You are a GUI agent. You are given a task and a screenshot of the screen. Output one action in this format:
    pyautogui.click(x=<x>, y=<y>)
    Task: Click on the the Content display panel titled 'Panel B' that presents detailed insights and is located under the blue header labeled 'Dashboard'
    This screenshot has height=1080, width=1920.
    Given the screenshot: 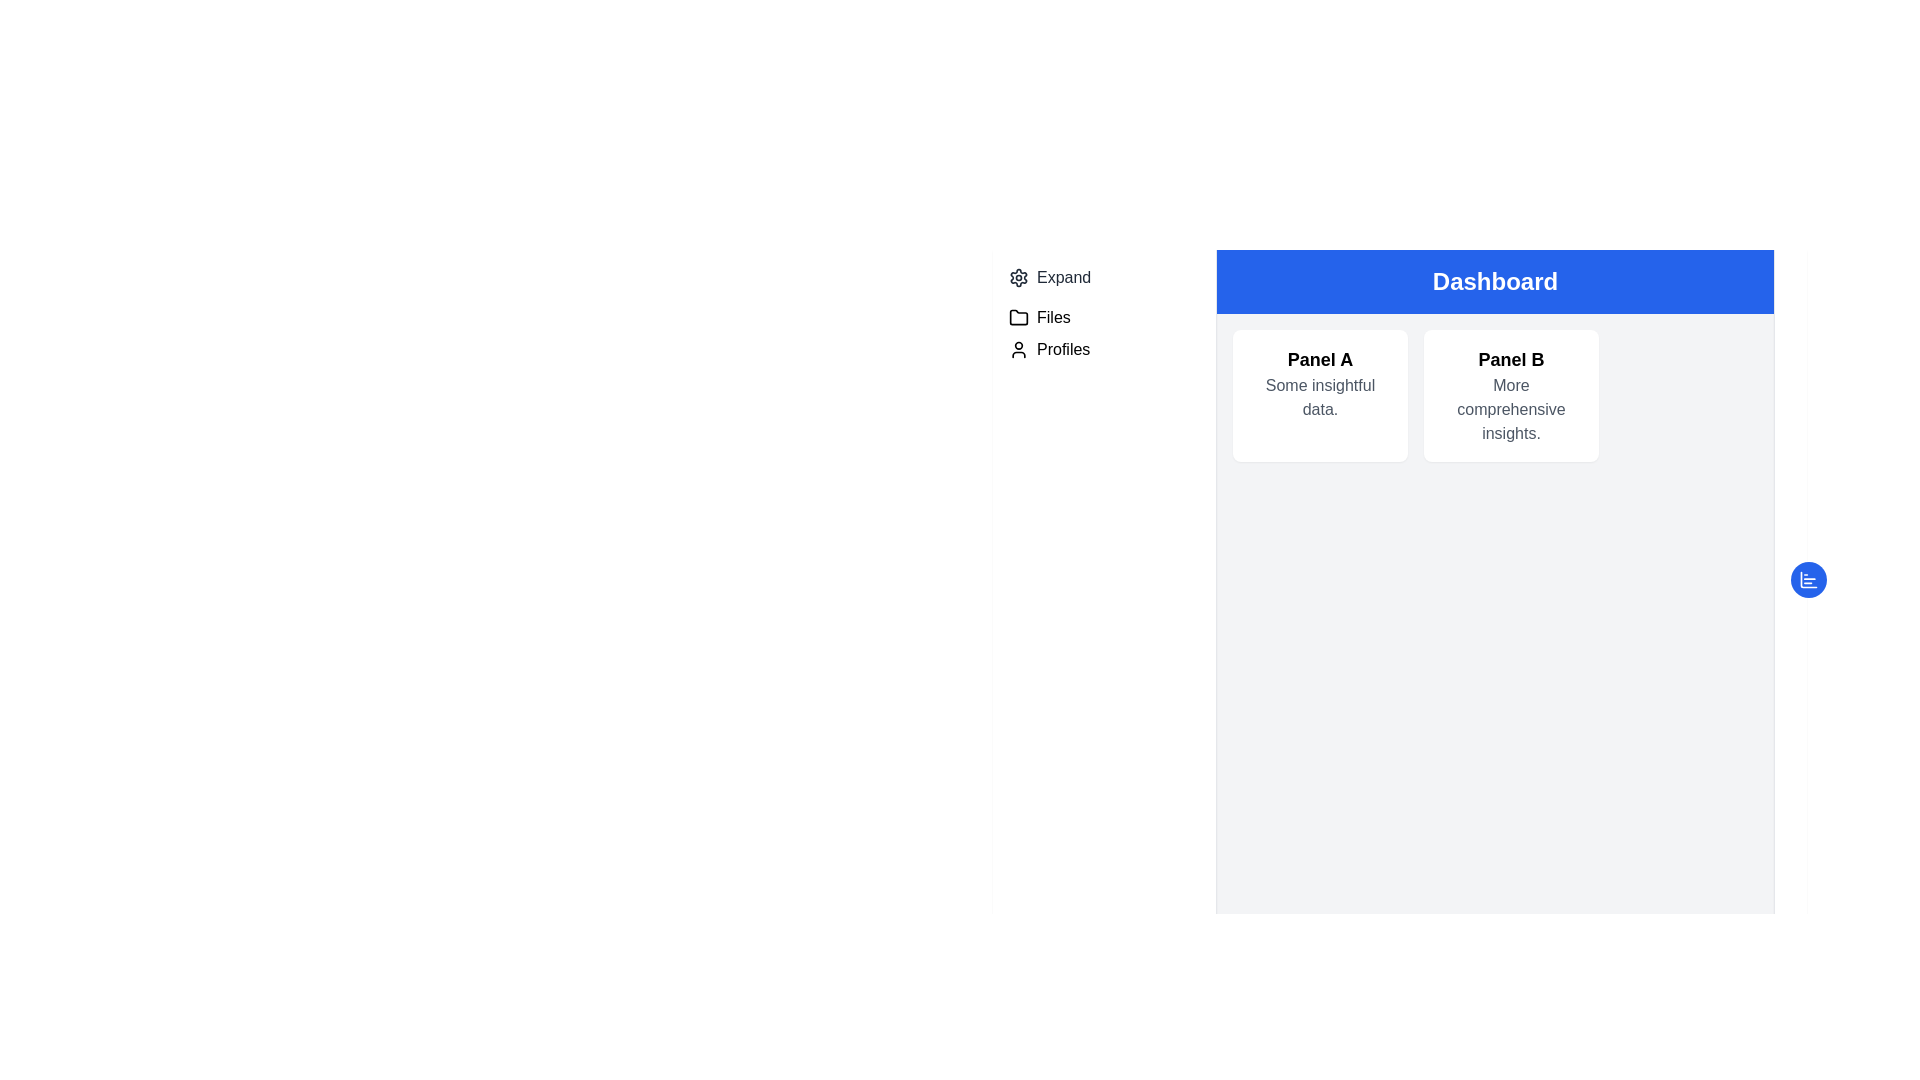 What is the action you would take?
    pyautogui.click(x=1495, y=396)
    